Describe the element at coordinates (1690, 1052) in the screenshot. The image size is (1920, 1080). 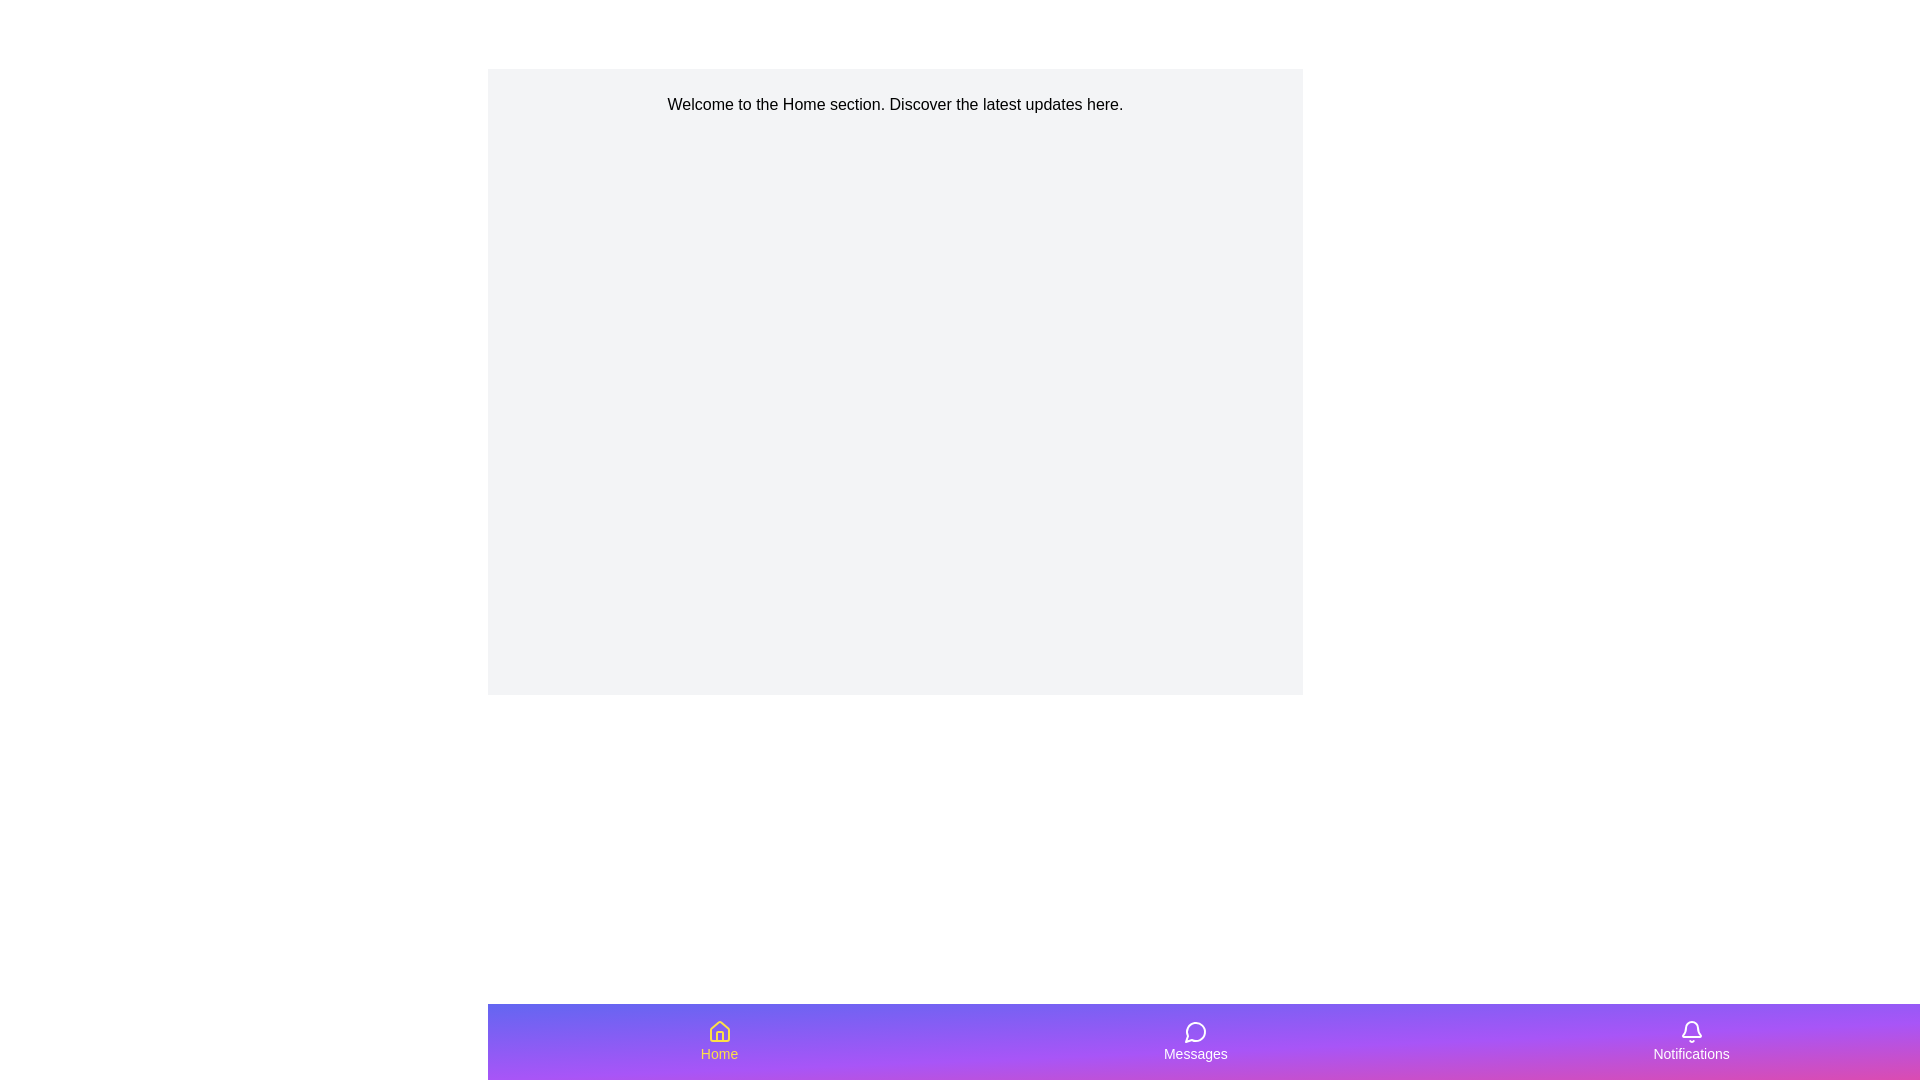
I see `the Notifications text label located in the bottom navigation bar, which clarifies the purpose of the associated bell icon` at that location.